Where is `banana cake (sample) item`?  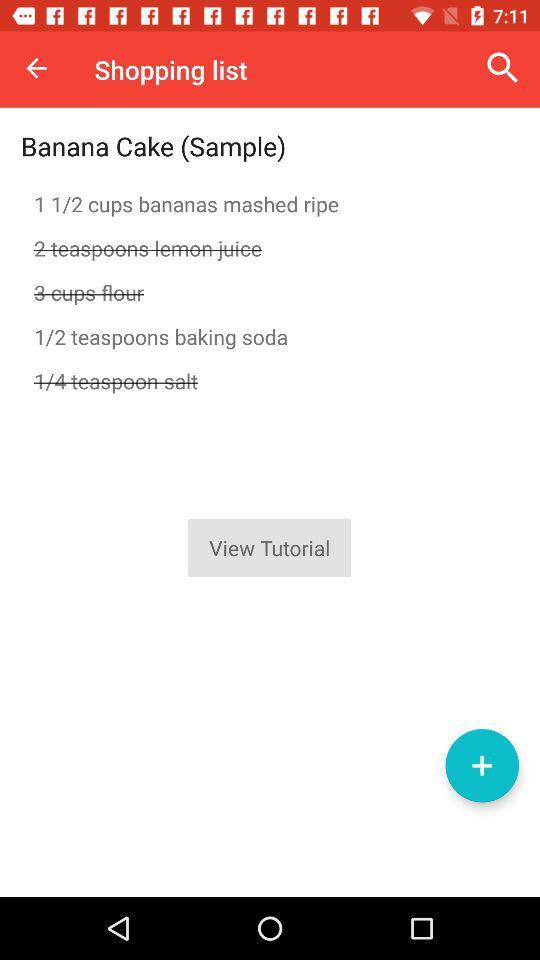
banana cake (sample) item is located at coordinates (152, 145).